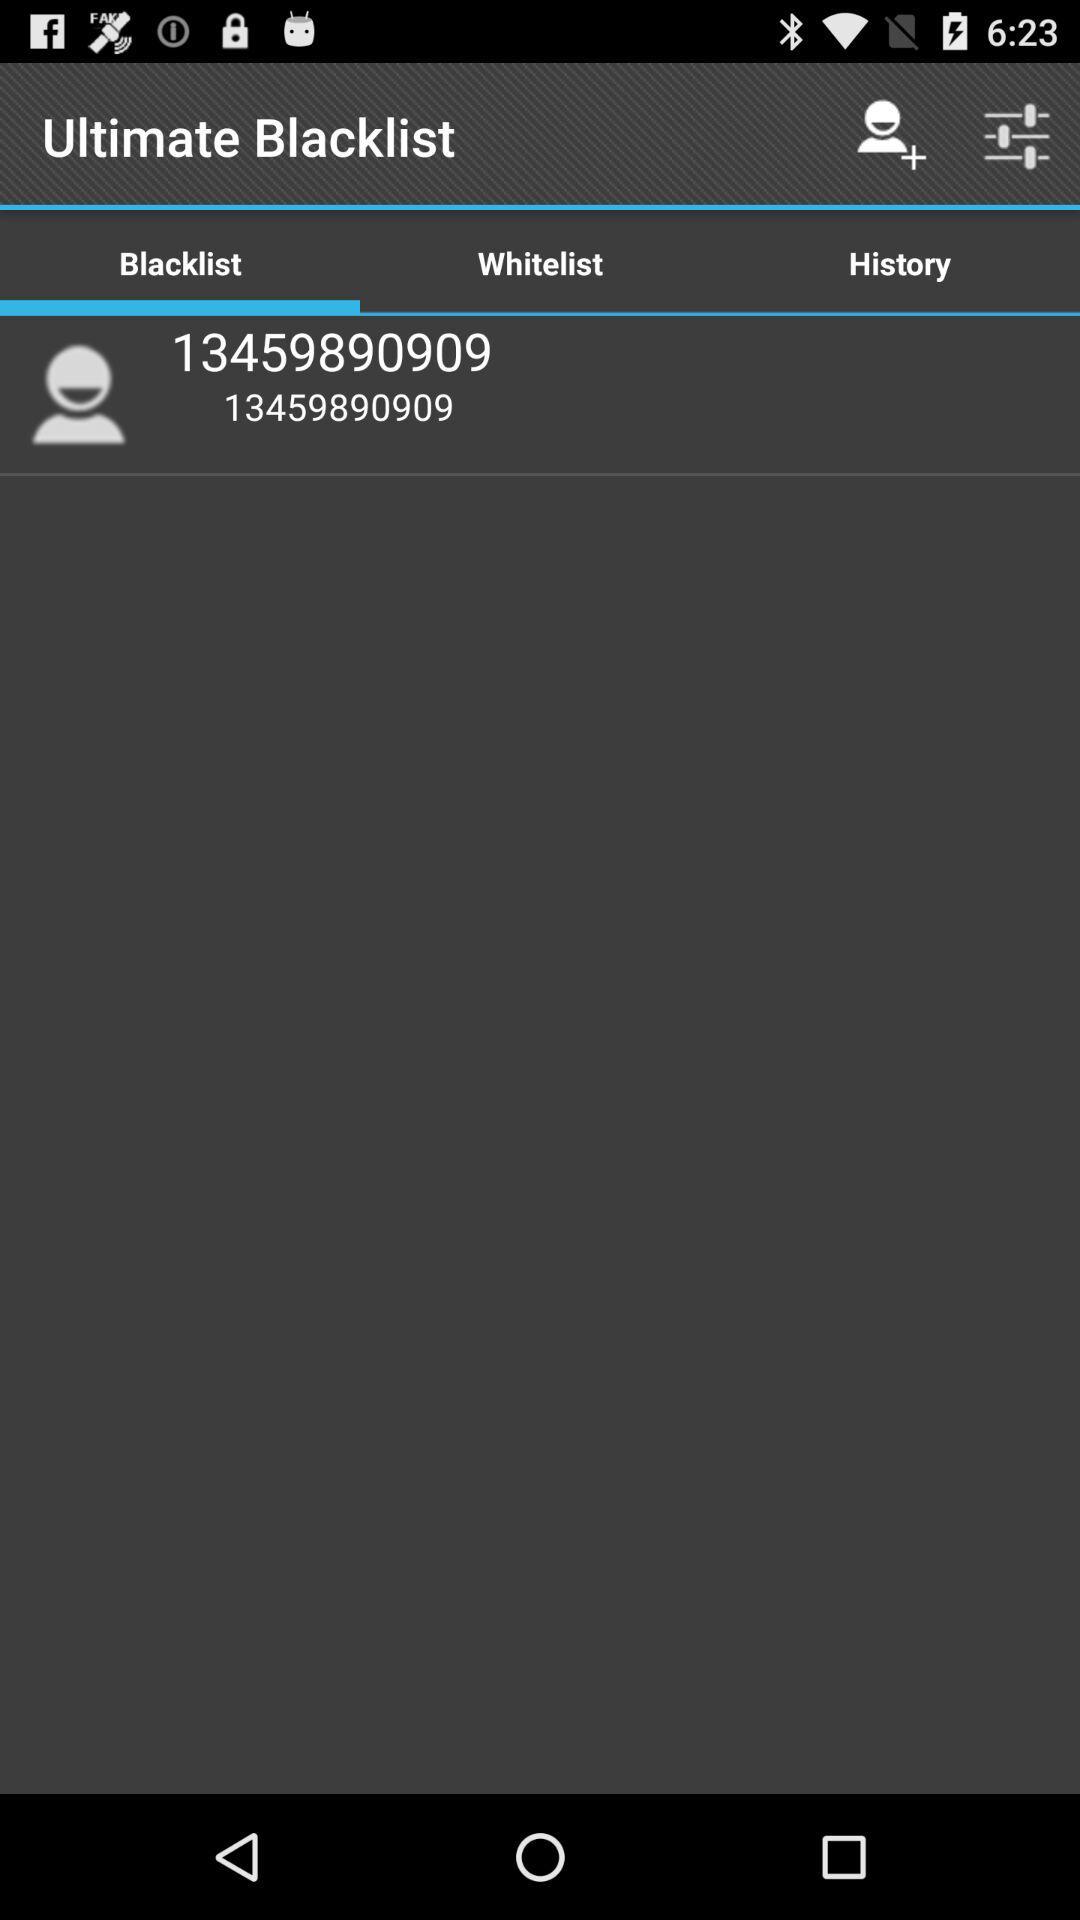 Image resolution: width=1080 pixels, height=1920 pixels. Describe the element at coordinates (898, 261) in the screenshot. I see `the item next to whitelist` at that location.